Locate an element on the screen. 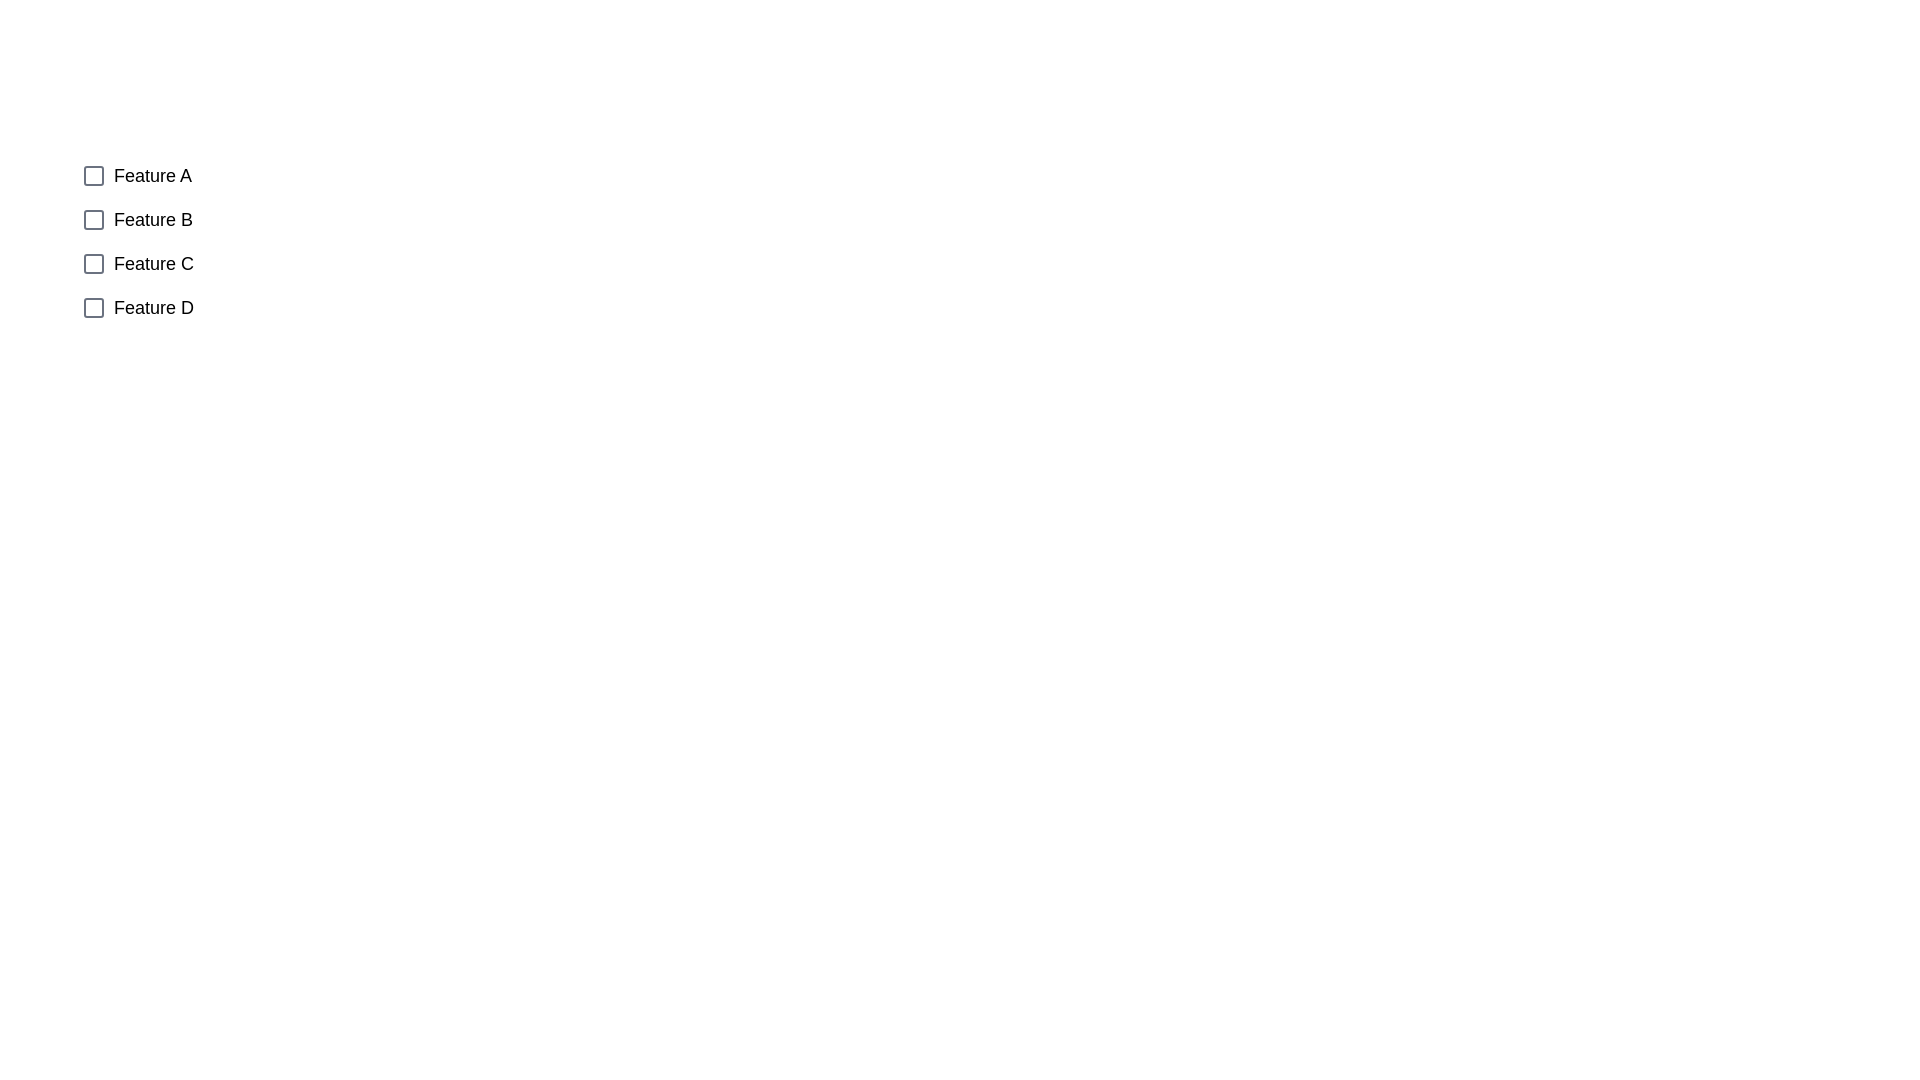  the checkbox corresponding to Feature A to observe its position is located at coordinates (136, 175).